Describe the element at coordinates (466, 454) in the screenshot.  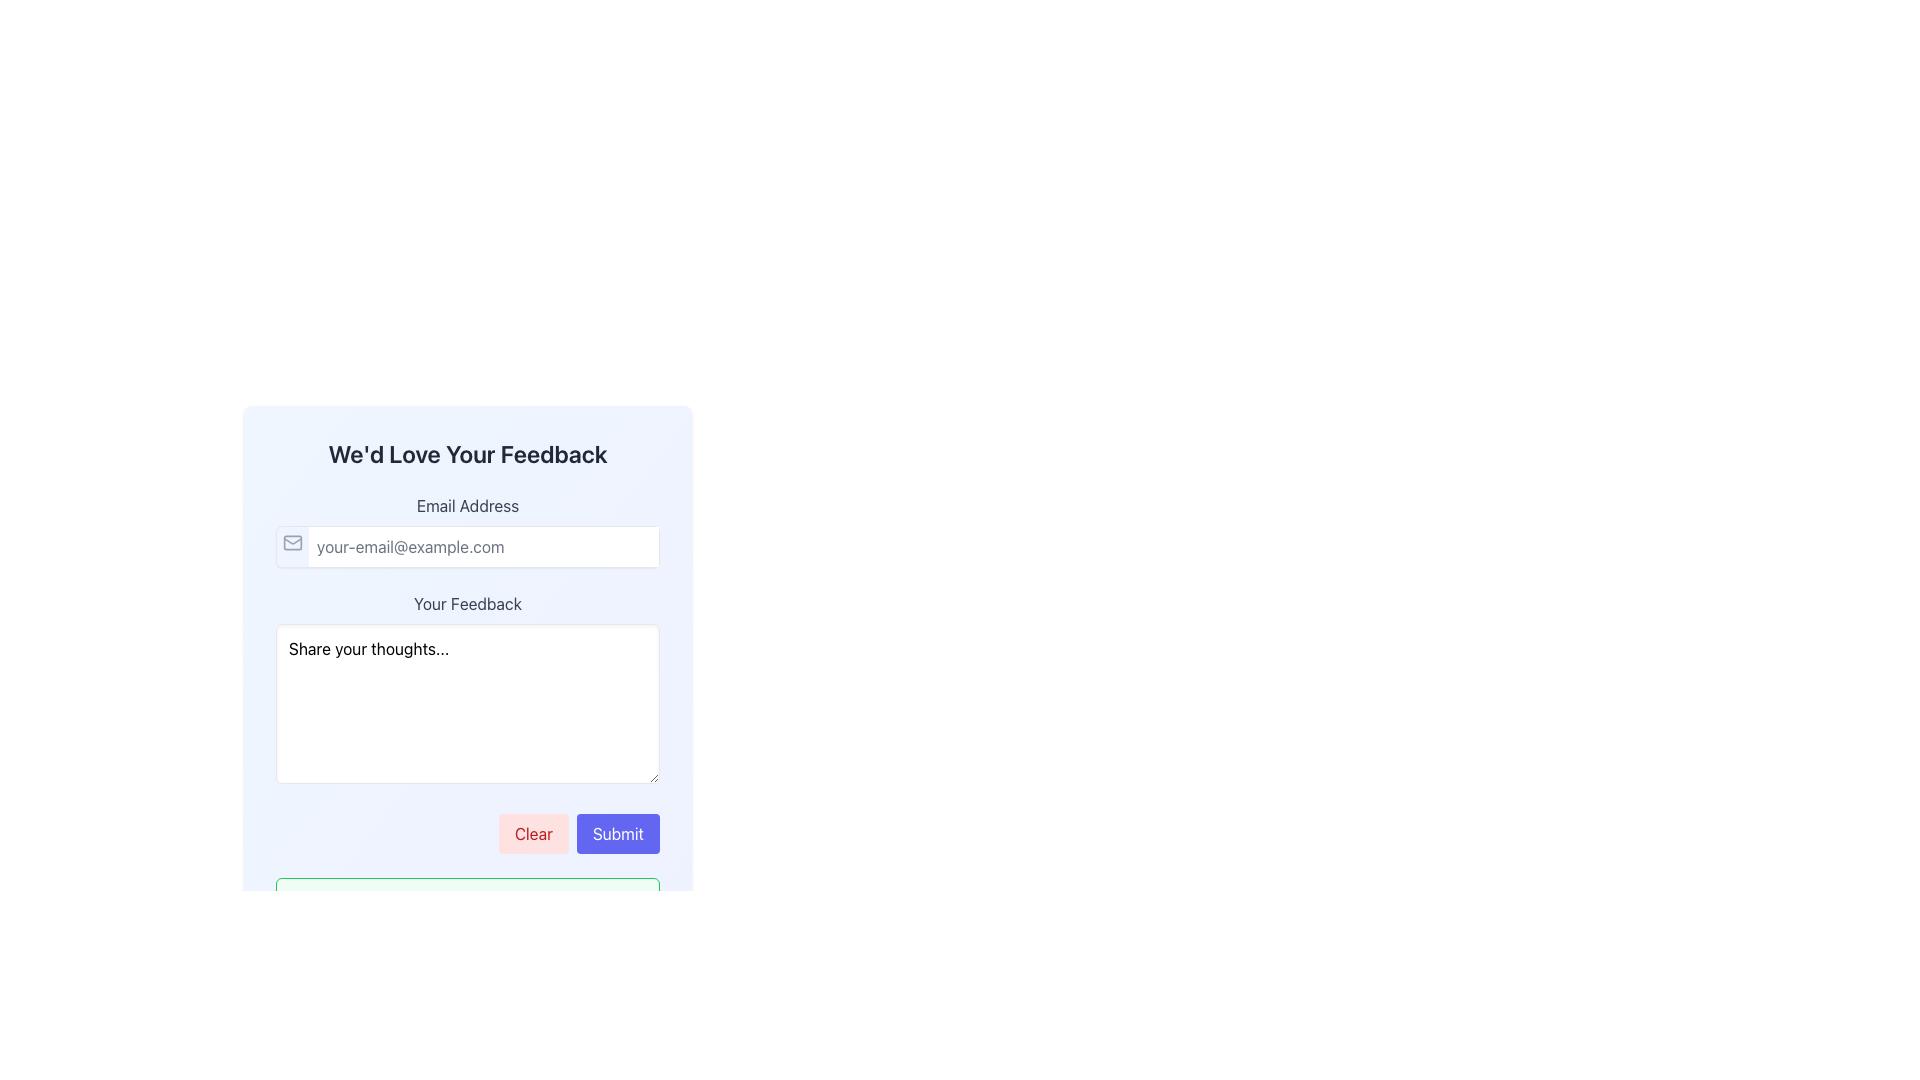
I see `the text header that displays 'We'd Love Your Feedback', which is a large, bold, dark gray font centered at the top of the feedback form` at that location.